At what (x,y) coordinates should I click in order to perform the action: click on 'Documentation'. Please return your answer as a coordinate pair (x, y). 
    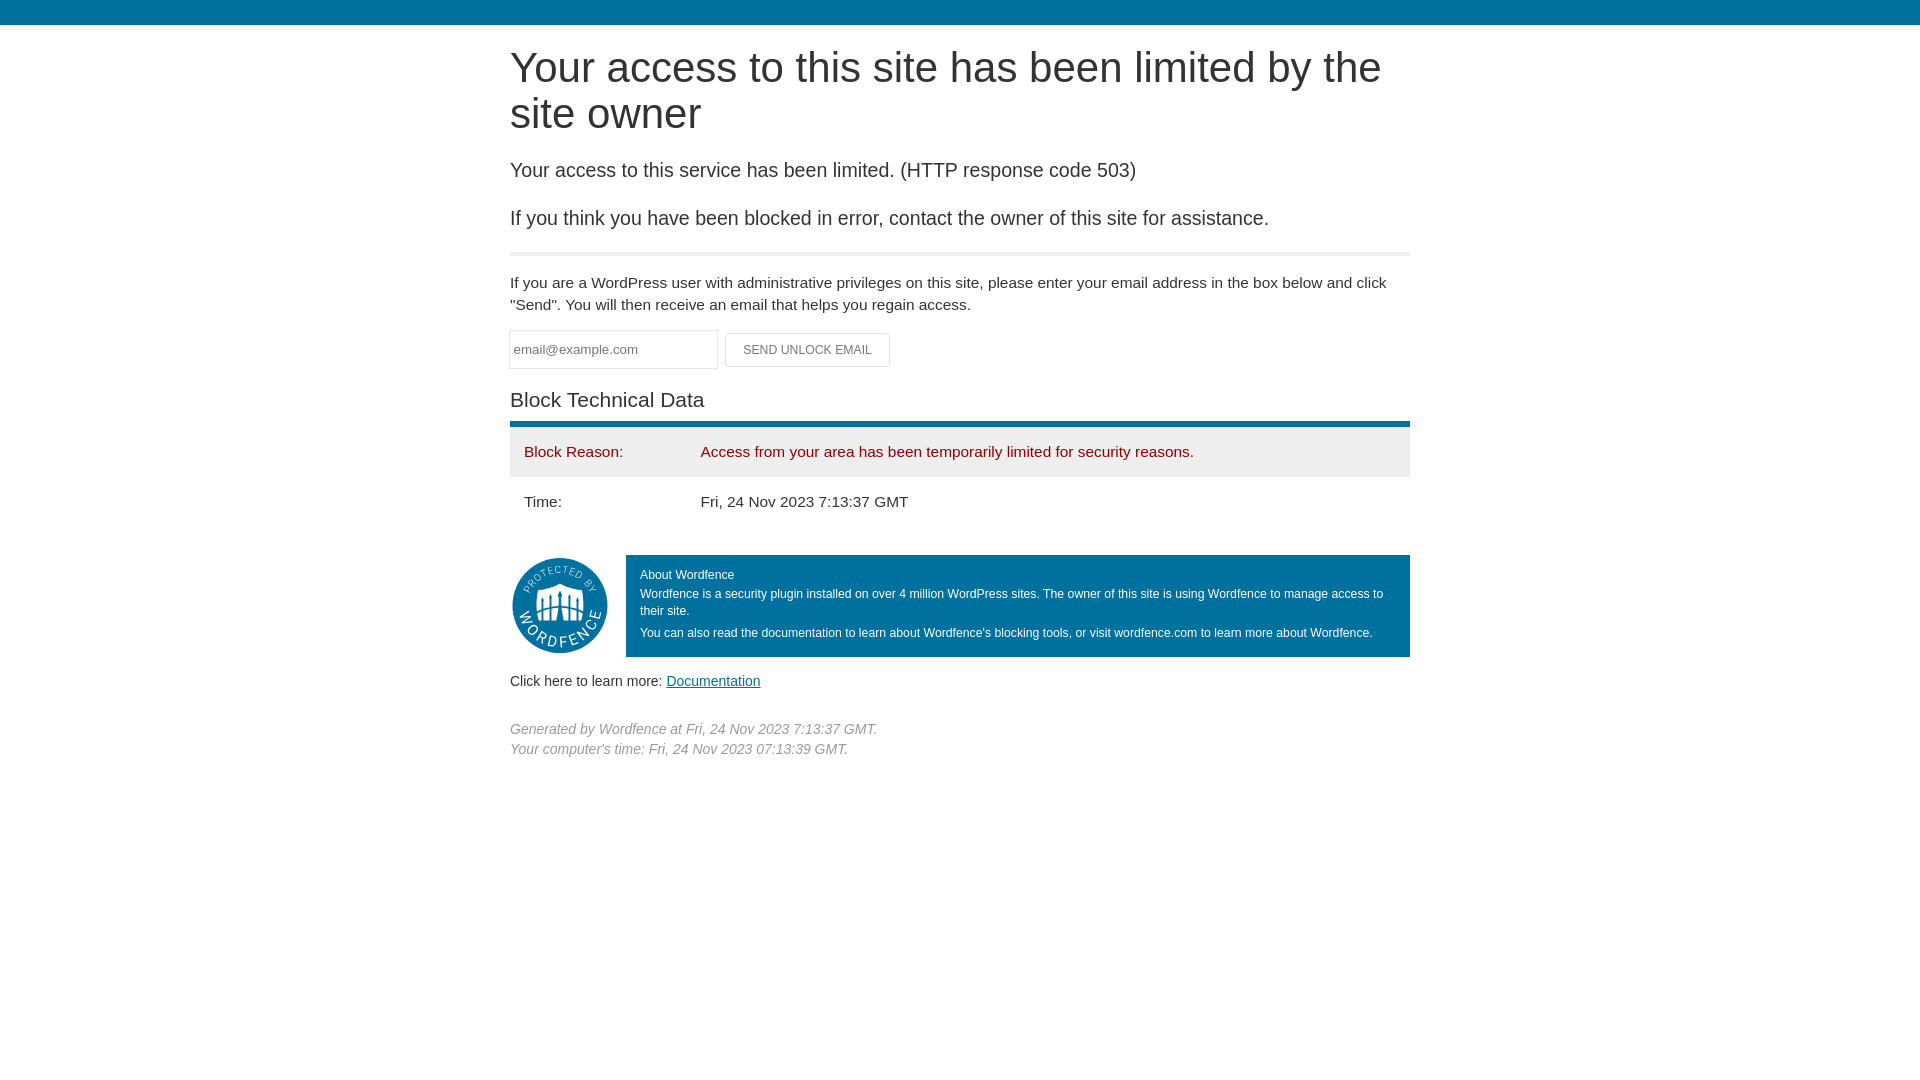
    Looking at the image, I should click on (666, 680).